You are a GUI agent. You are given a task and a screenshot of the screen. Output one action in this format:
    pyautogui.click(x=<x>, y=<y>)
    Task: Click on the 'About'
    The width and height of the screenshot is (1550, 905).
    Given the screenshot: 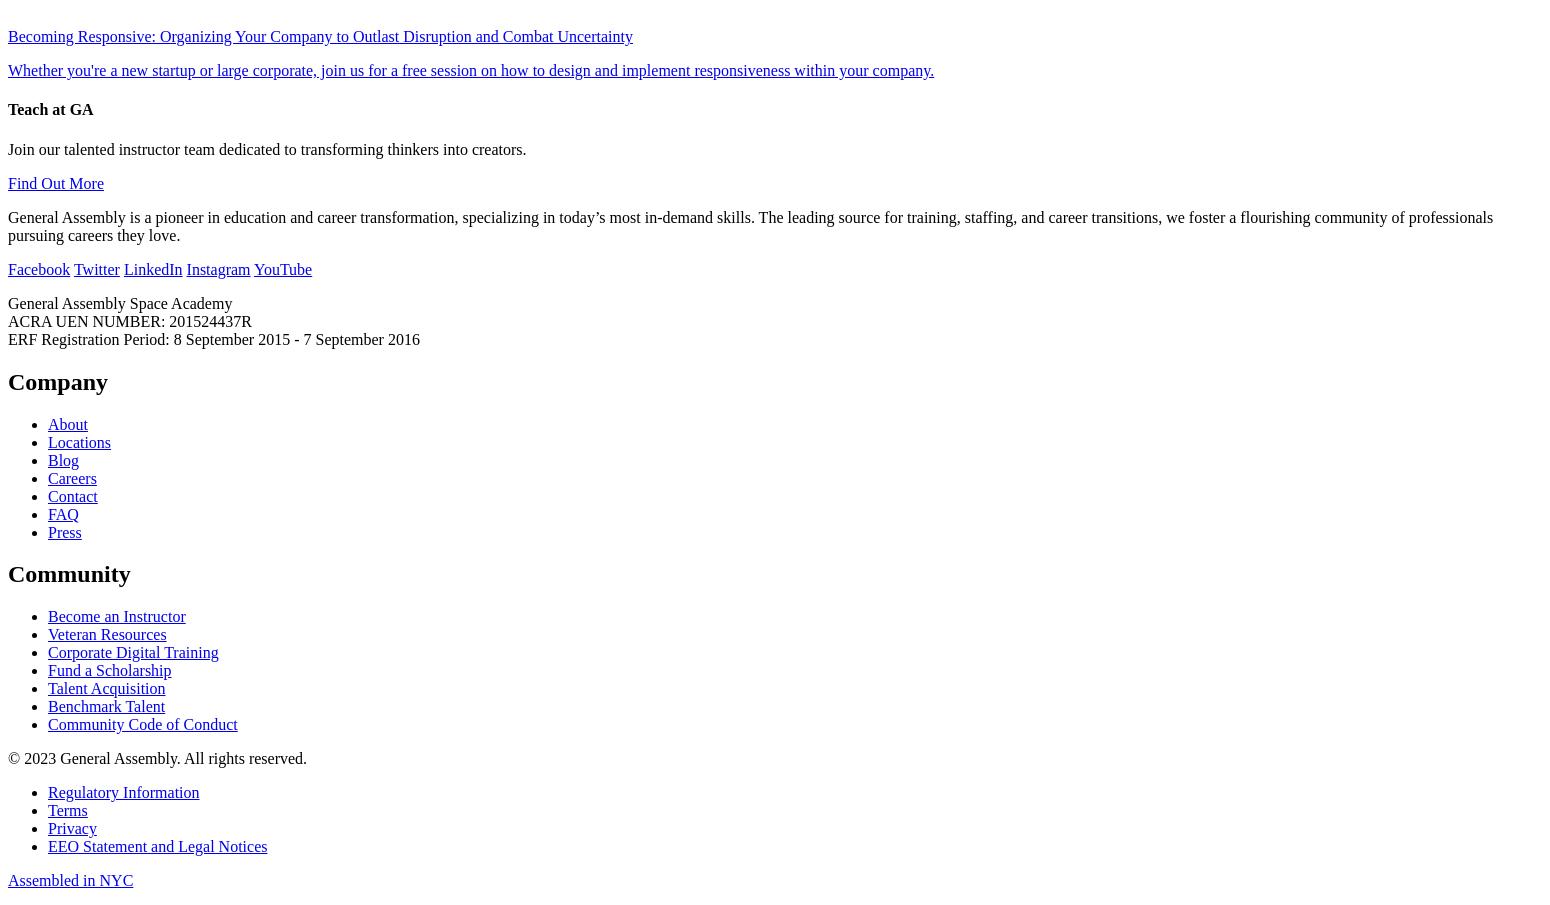 What is the action you would take?
    pyautogui.click(x=67, y=422)
    